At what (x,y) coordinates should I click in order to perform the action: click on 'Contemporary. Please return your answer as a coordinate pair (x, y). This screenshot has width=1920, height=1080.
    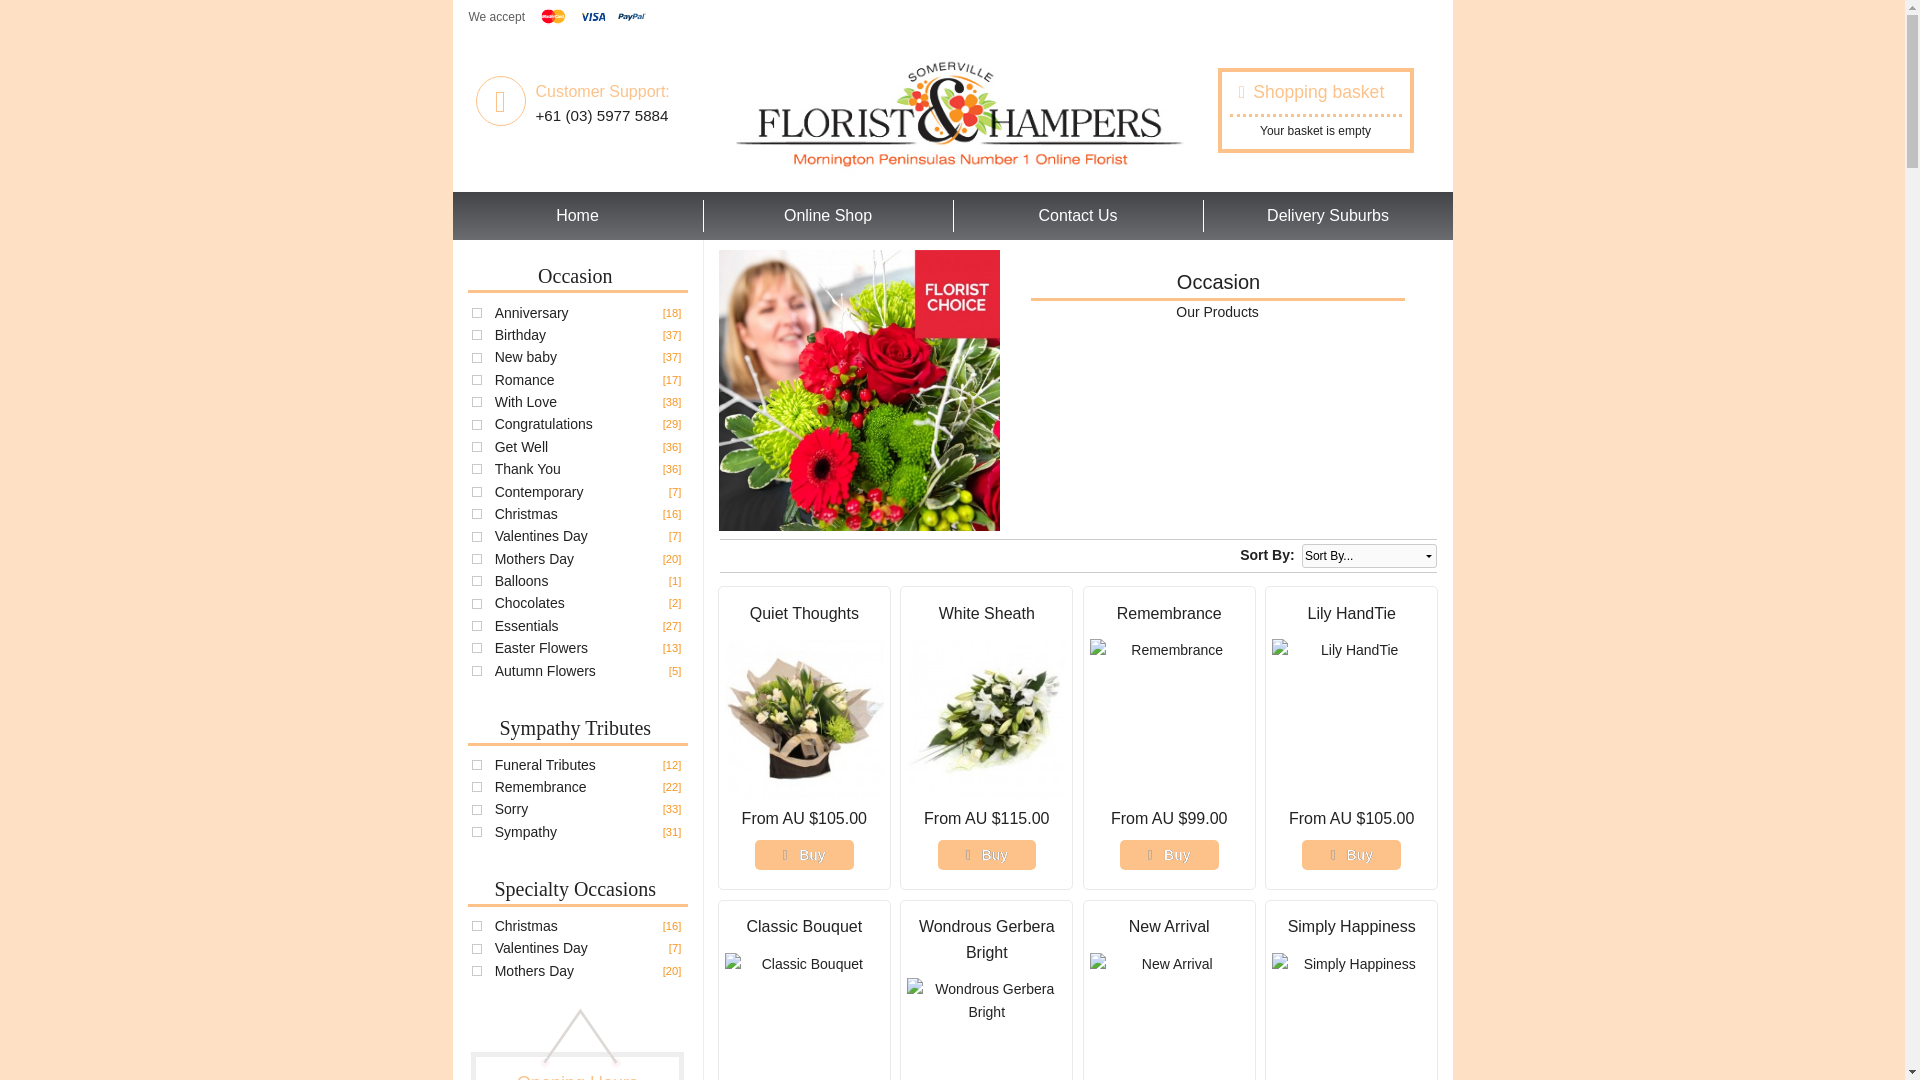
    Looking at the image, I should click on (539, 492).